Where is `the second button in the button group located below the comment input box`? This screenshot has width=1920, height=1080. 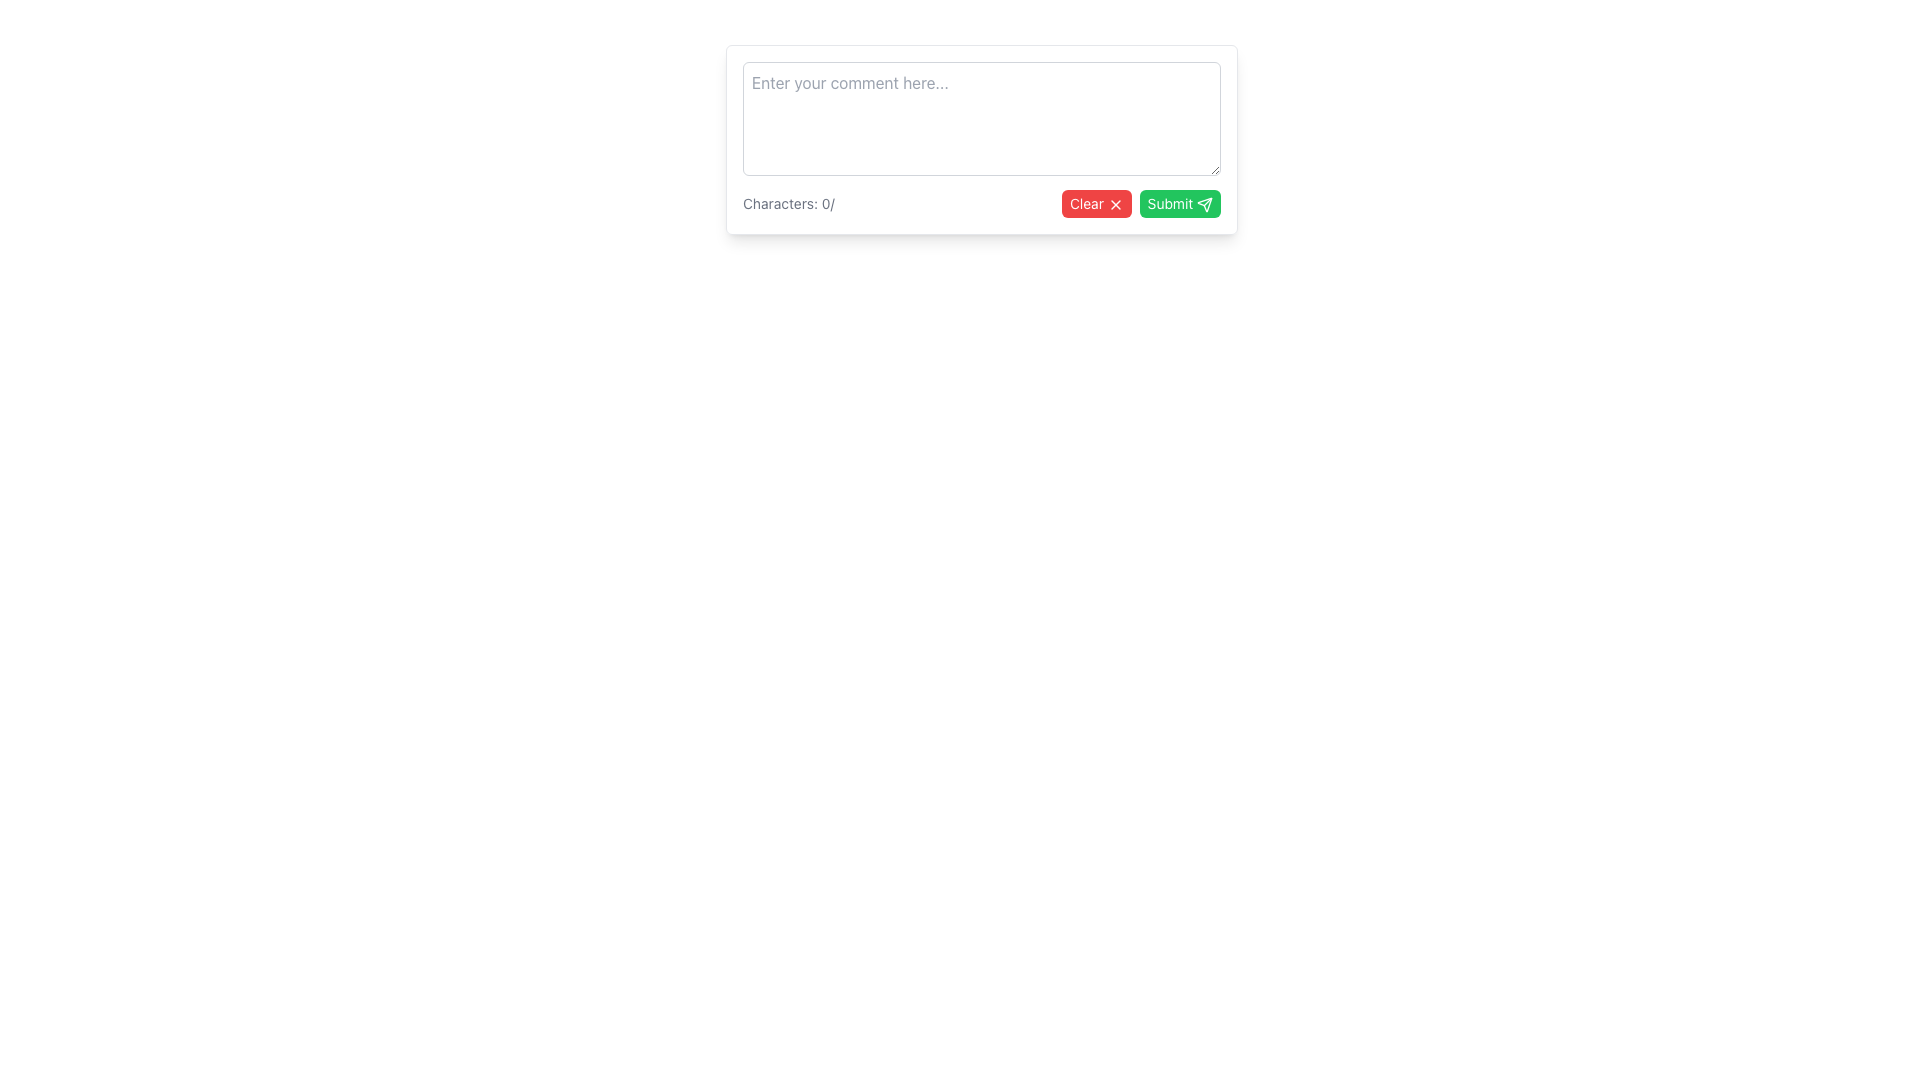 the second button in the button group located below the comment input box is located at coordinates (1180, 204).